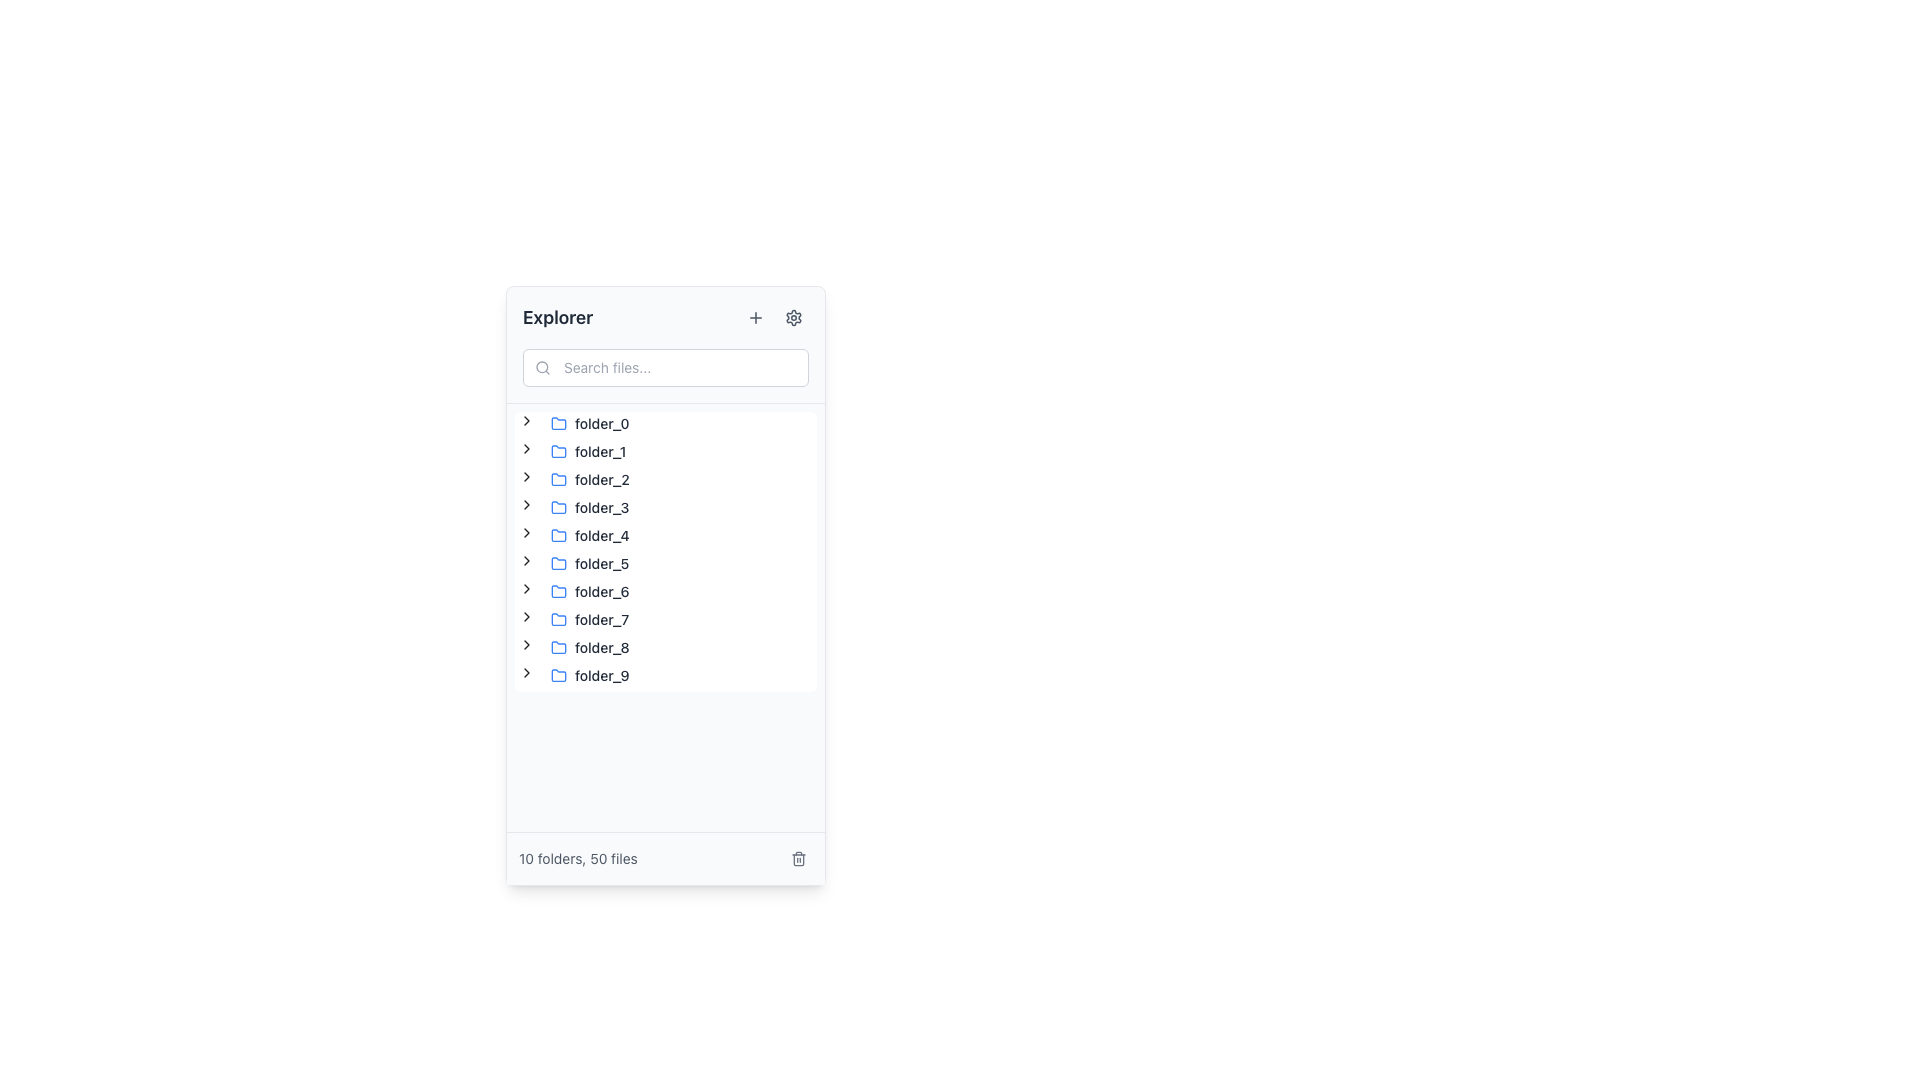  I want to click on the search icon located to the left of the placeholder text 'Search files...' in the search input field at the top of the Explorer panel, so click(542, 367).